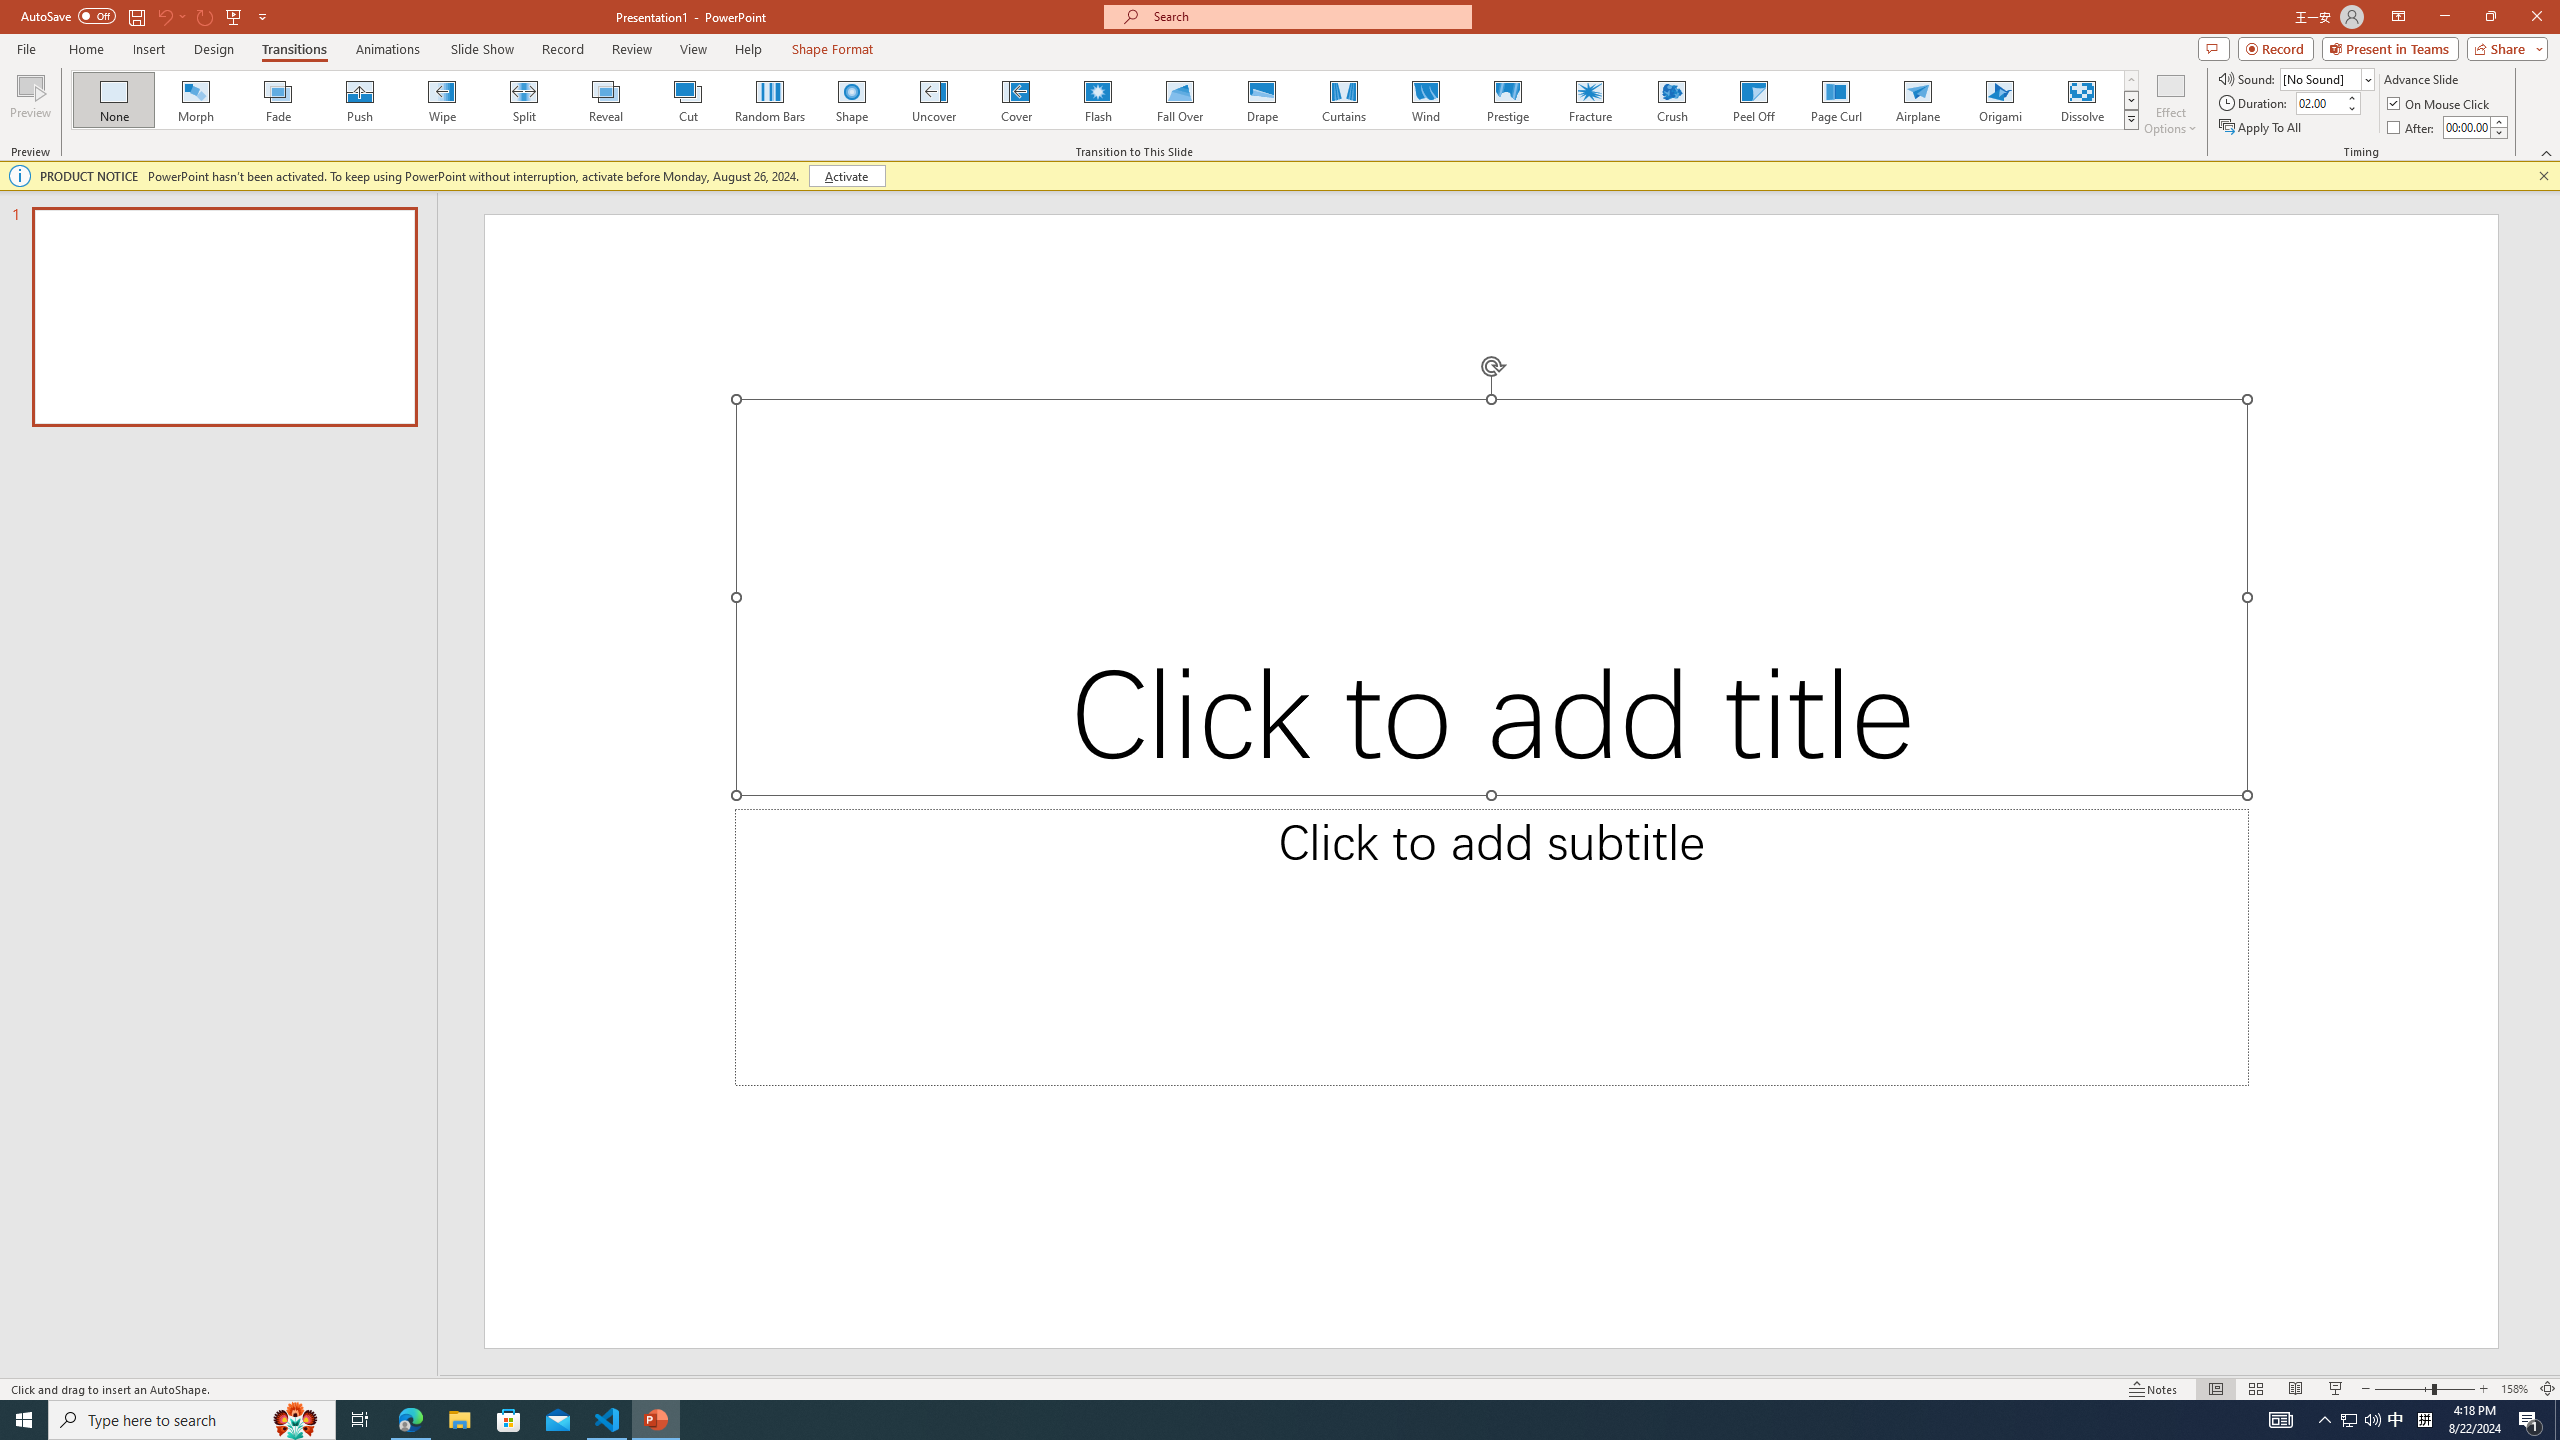 The width and height of the screenshot is (2560, 1440). I want to click on 'Split', so click(523, 99).